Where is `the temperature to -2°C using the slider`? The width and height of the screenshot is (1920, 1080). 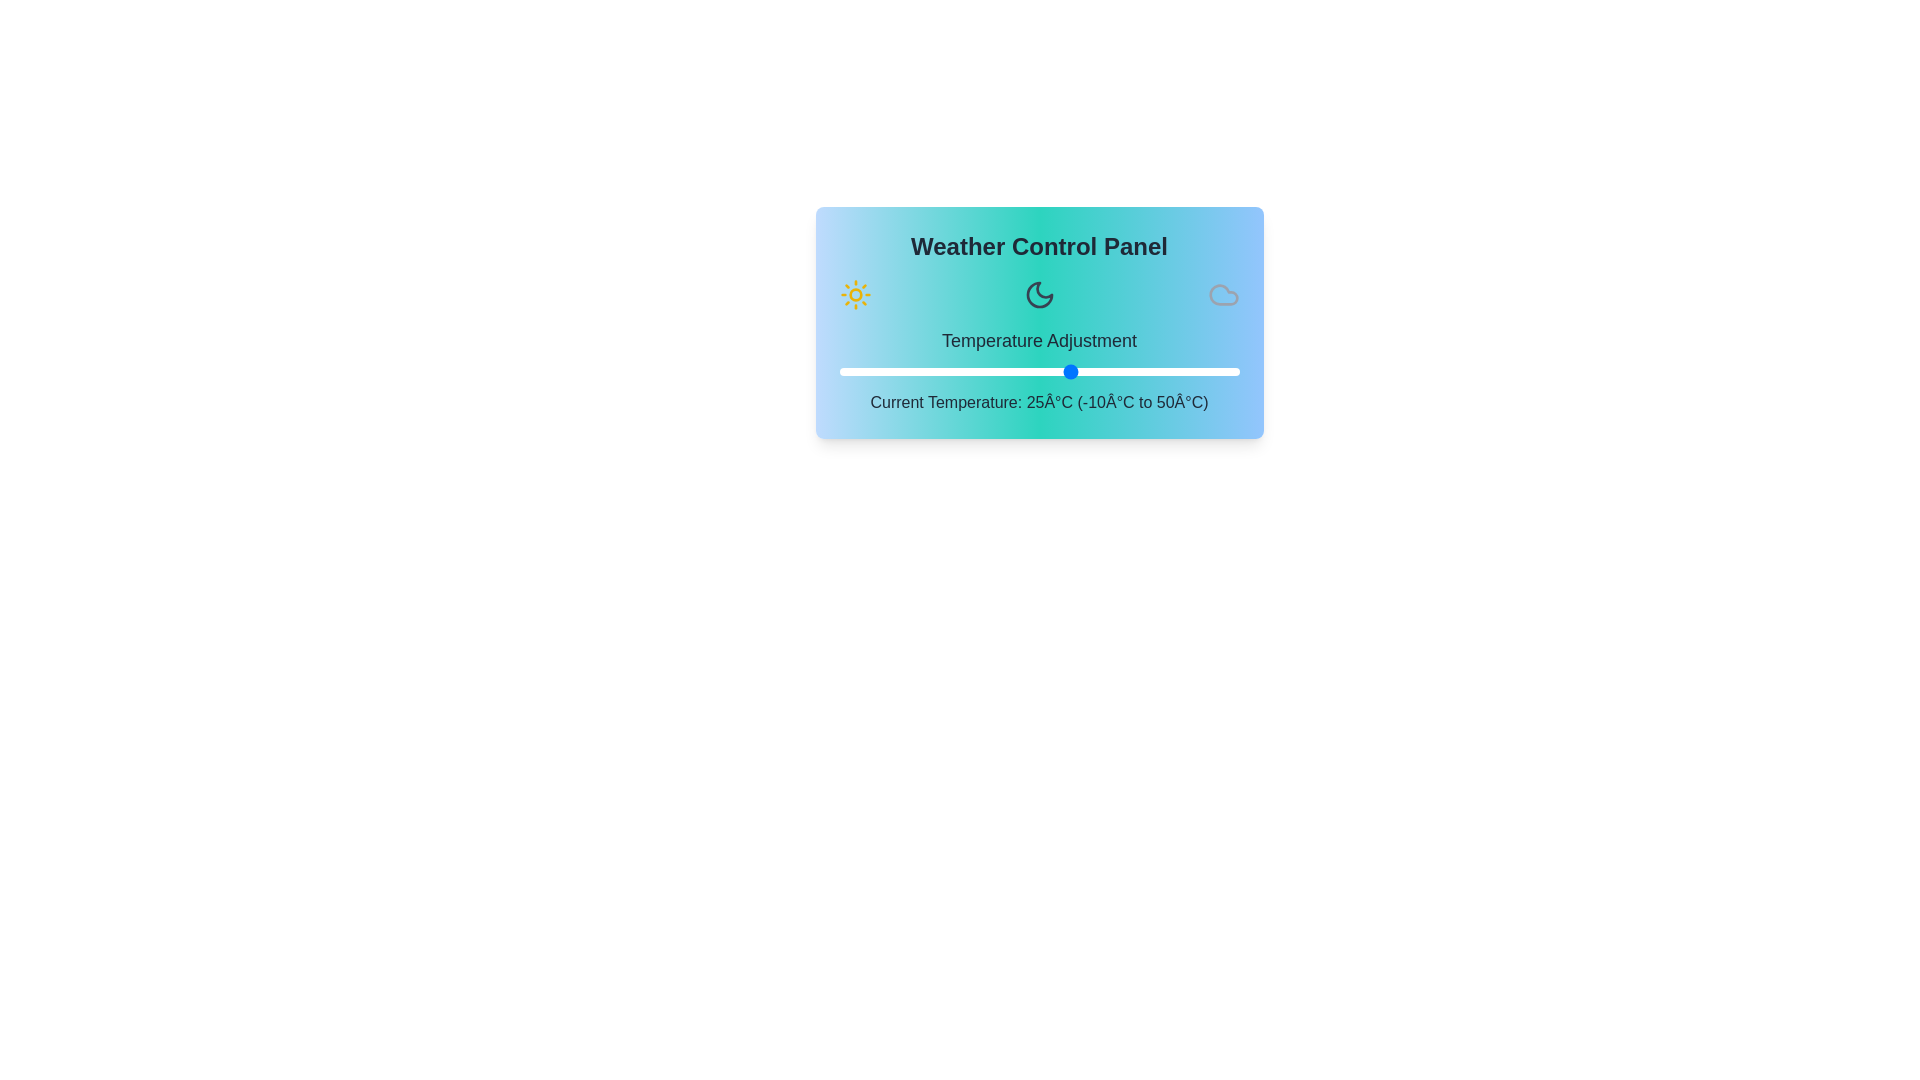 the temperature to -2°C using the slider is located at coordinates (891, 371).